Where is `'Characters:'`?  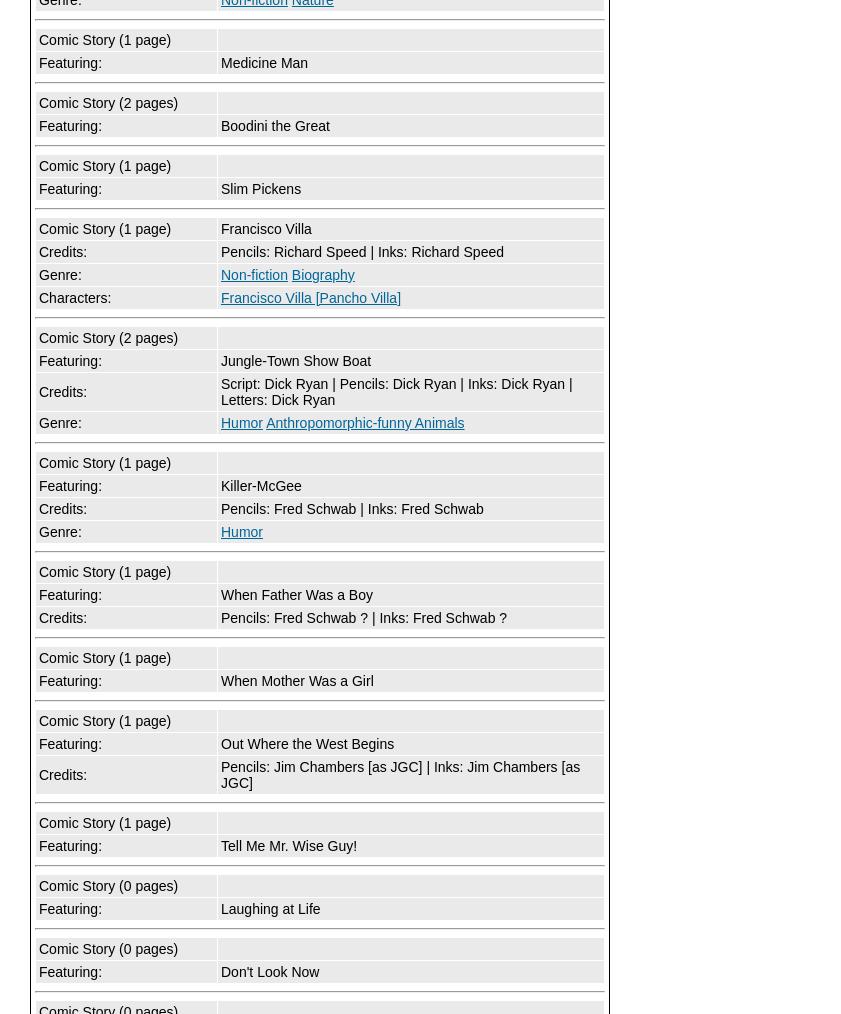
'Characters:' is located at coordinates (74, 298).